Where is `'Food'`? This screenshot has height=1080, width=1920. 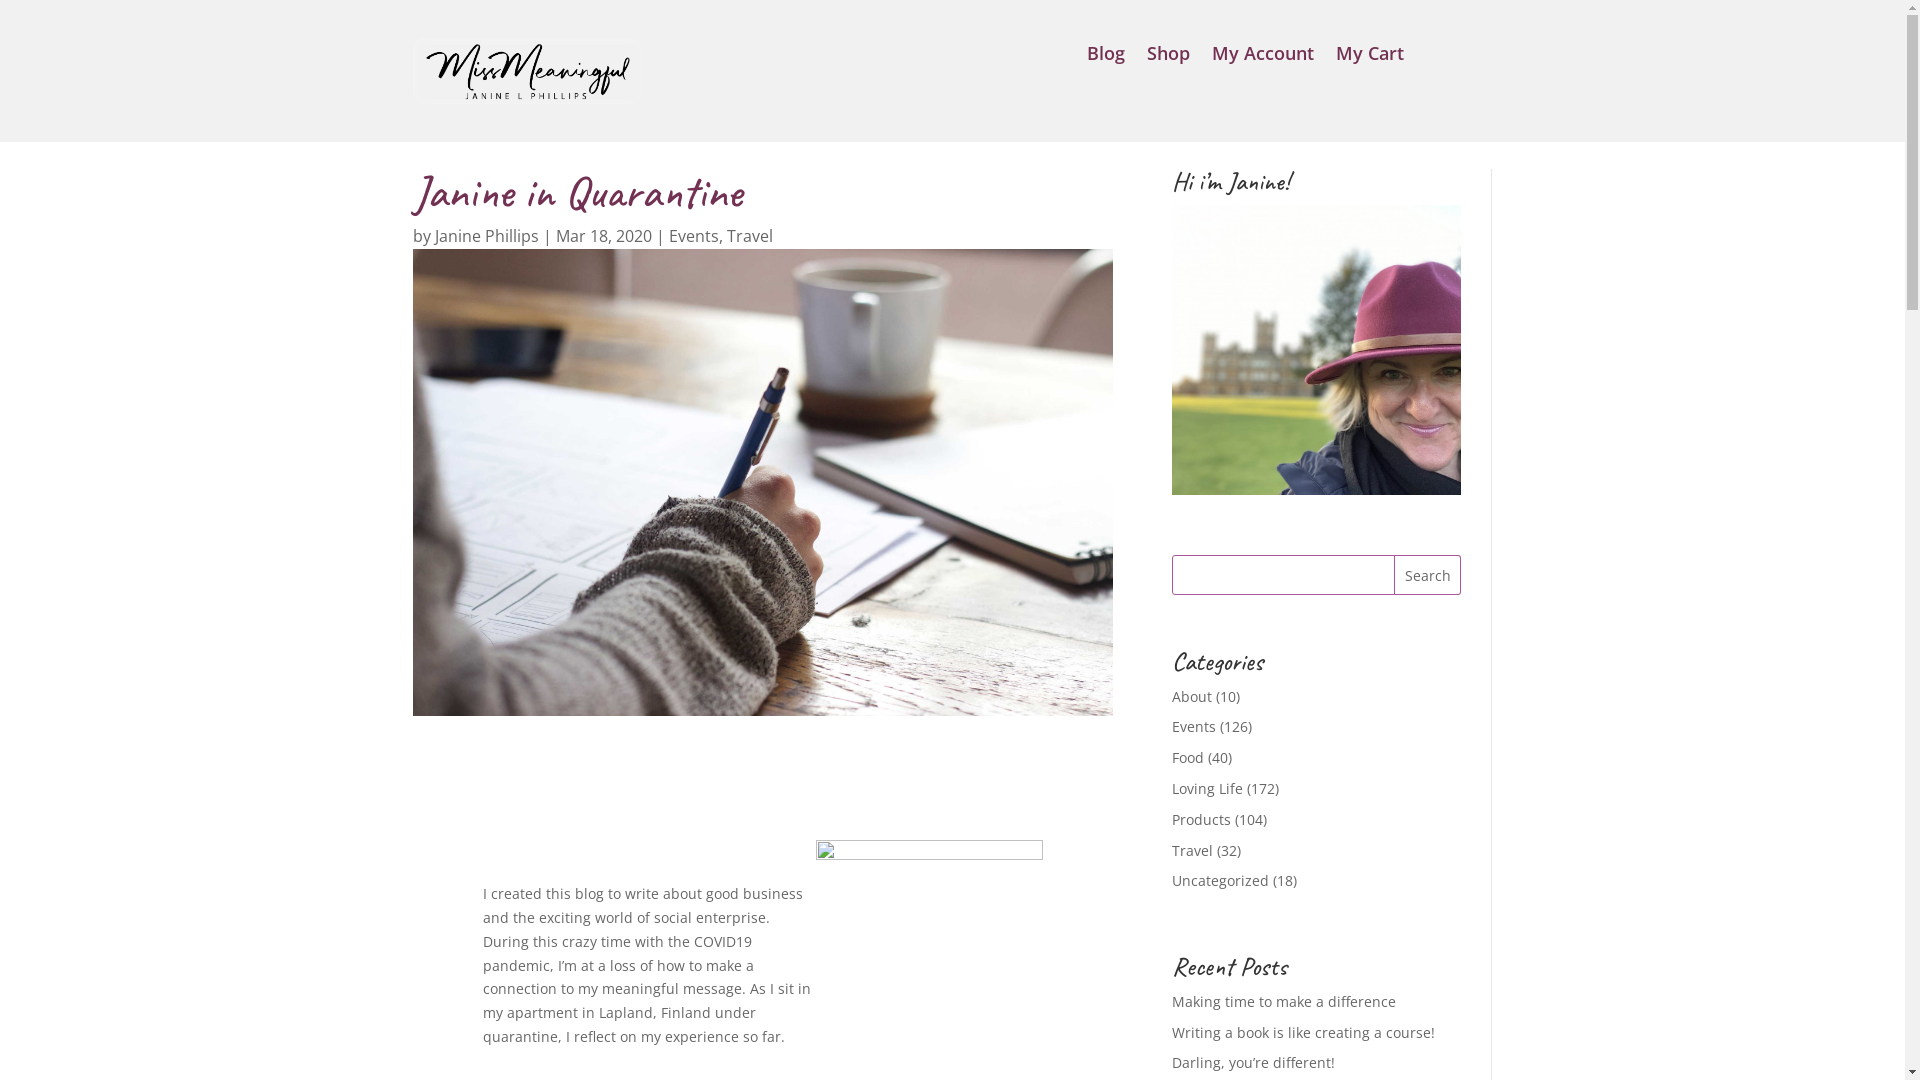
'Food' is located at coordinates (1188, 757).